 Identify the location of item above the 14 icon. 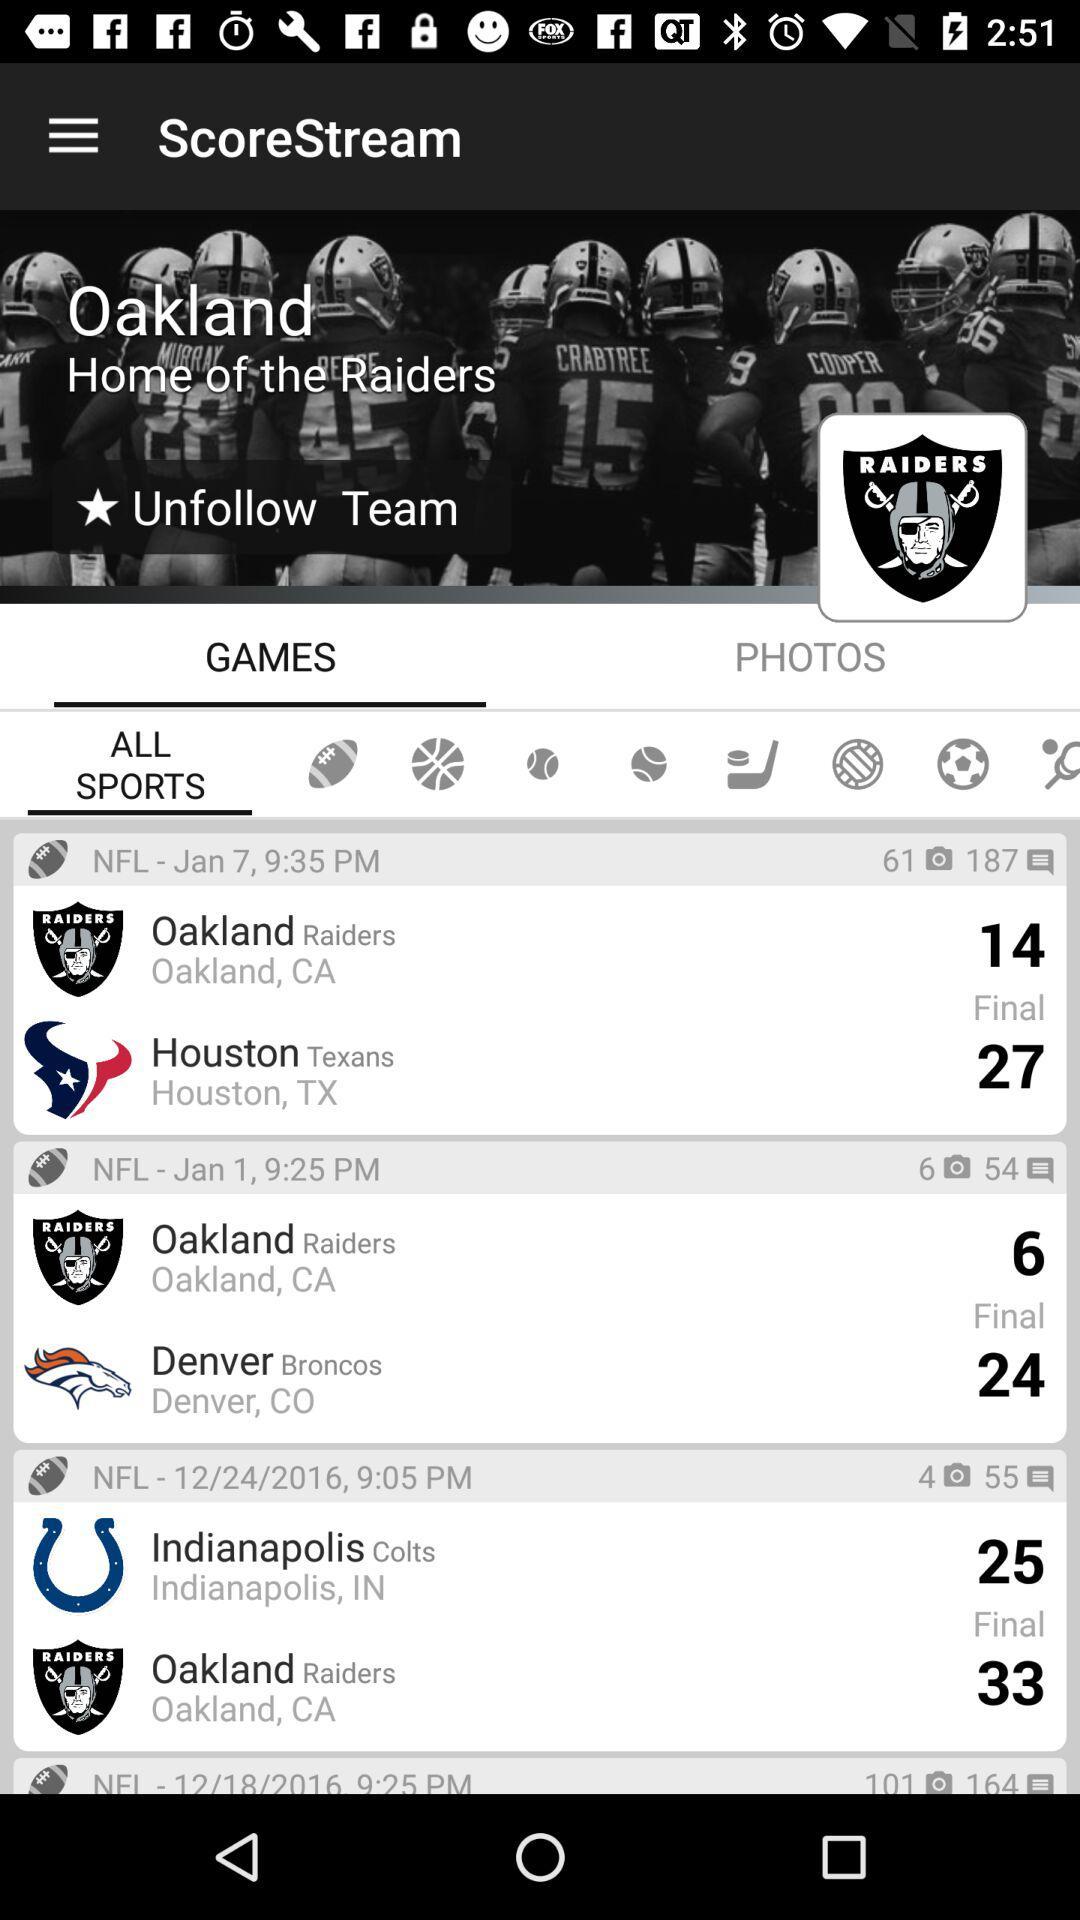
(992, 859).